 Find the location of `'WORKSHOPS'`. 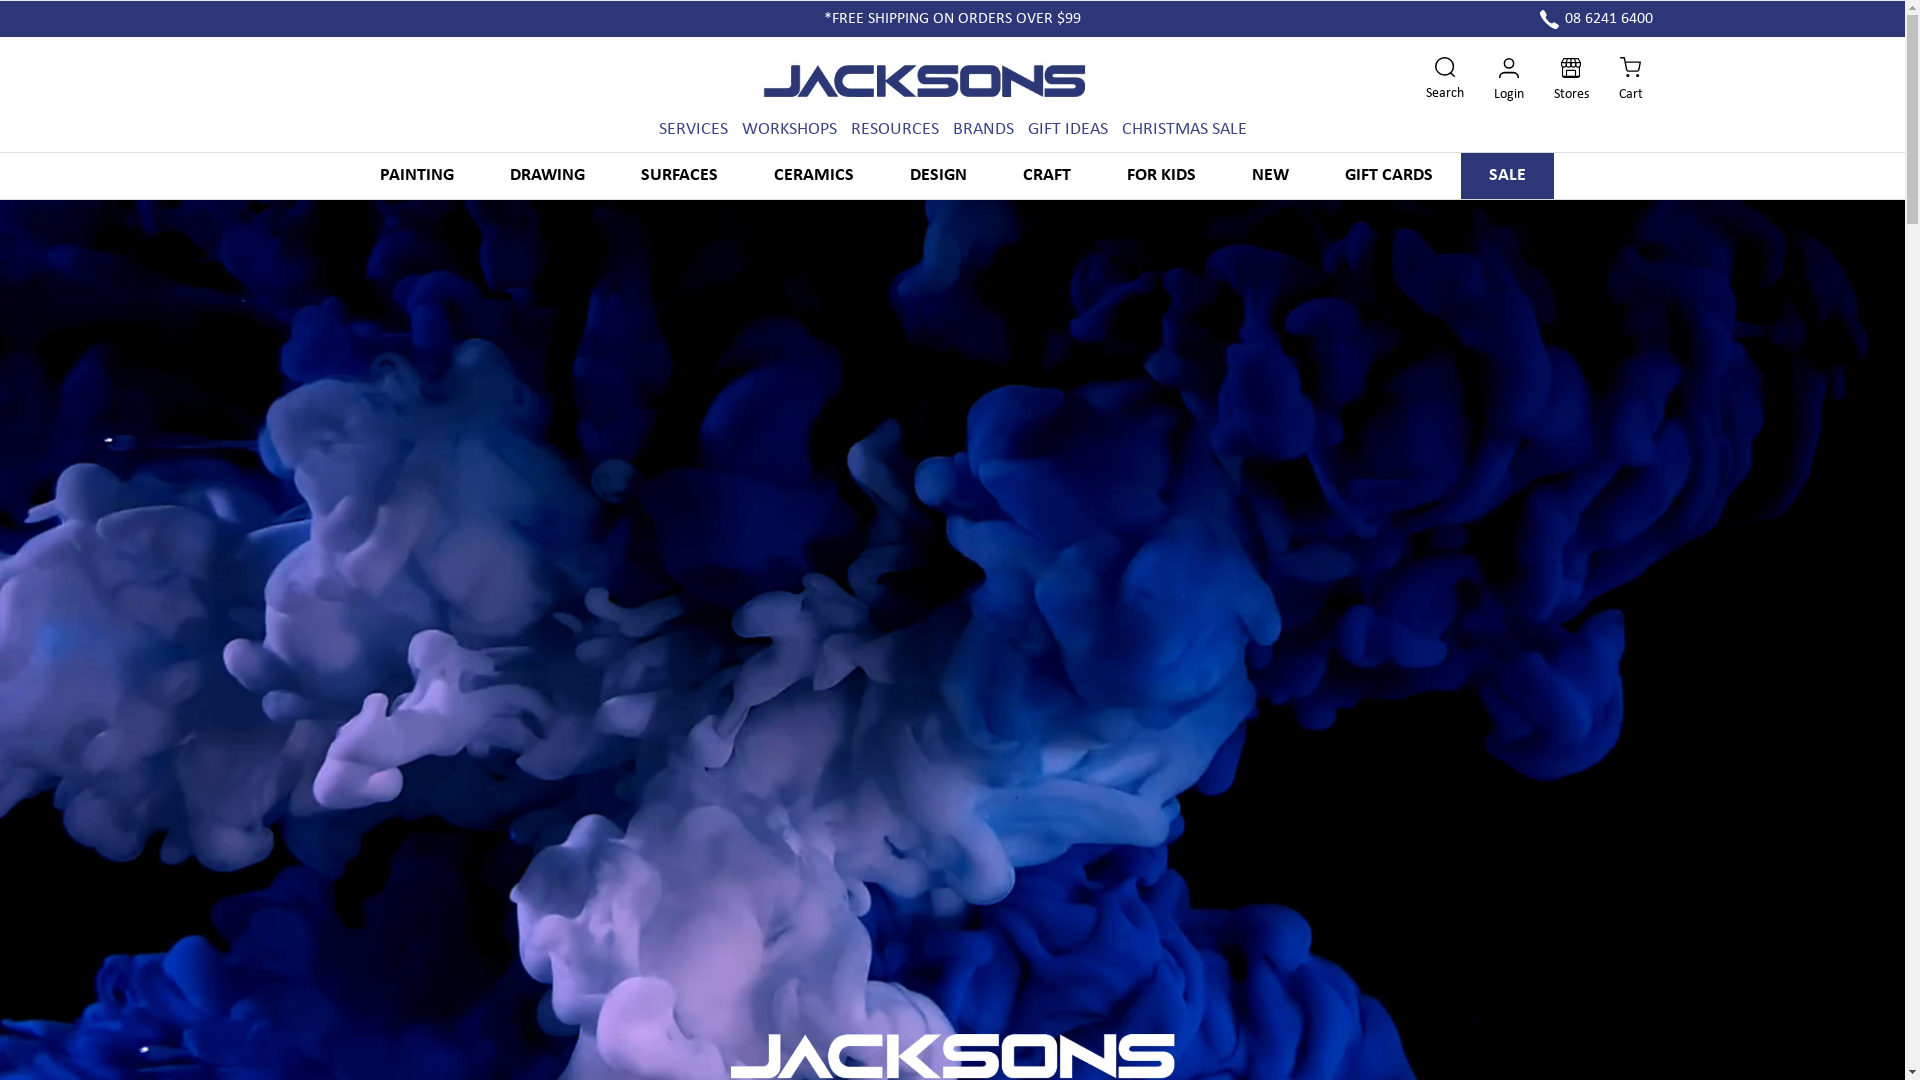

'WORKSHOPS' is located at coordinates (741, 129).